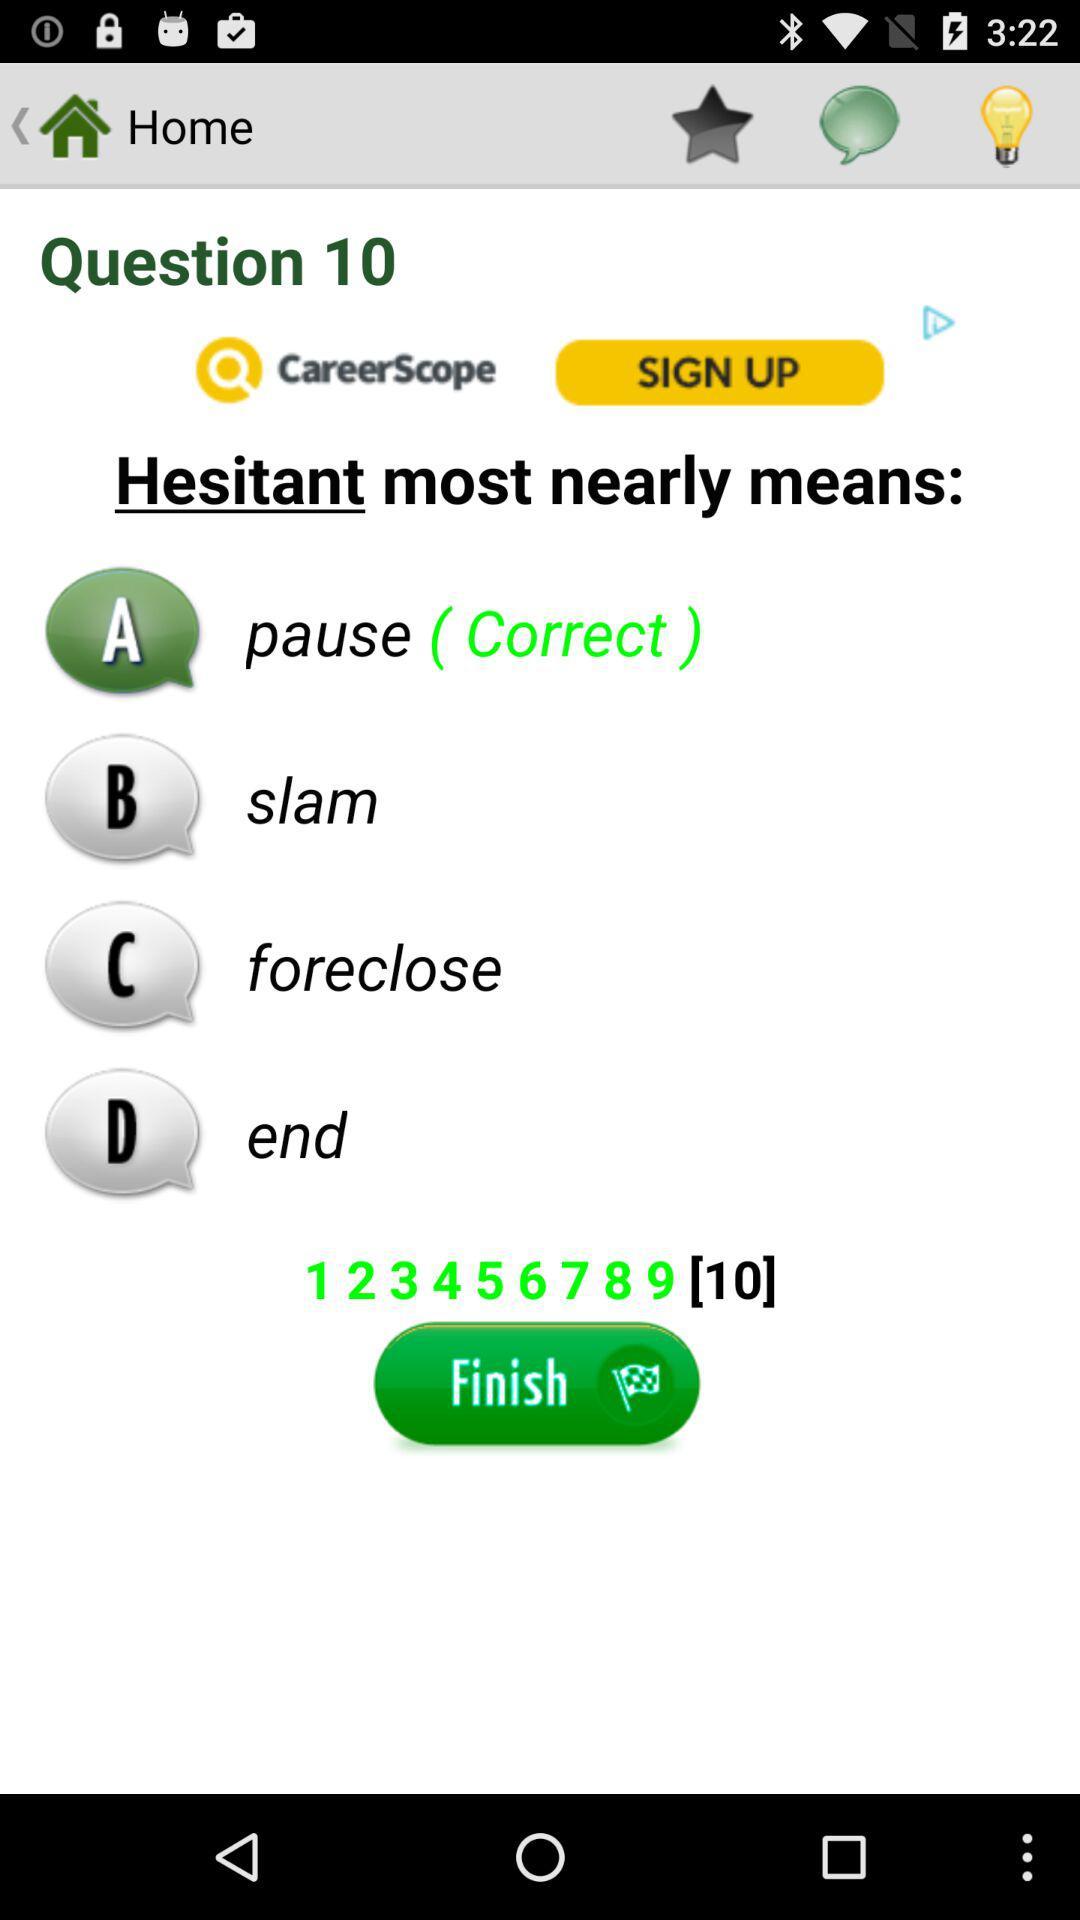  Describe the element at coordinates (540, 1391) in the screenshot. I see `a finish button on a page` at that location.